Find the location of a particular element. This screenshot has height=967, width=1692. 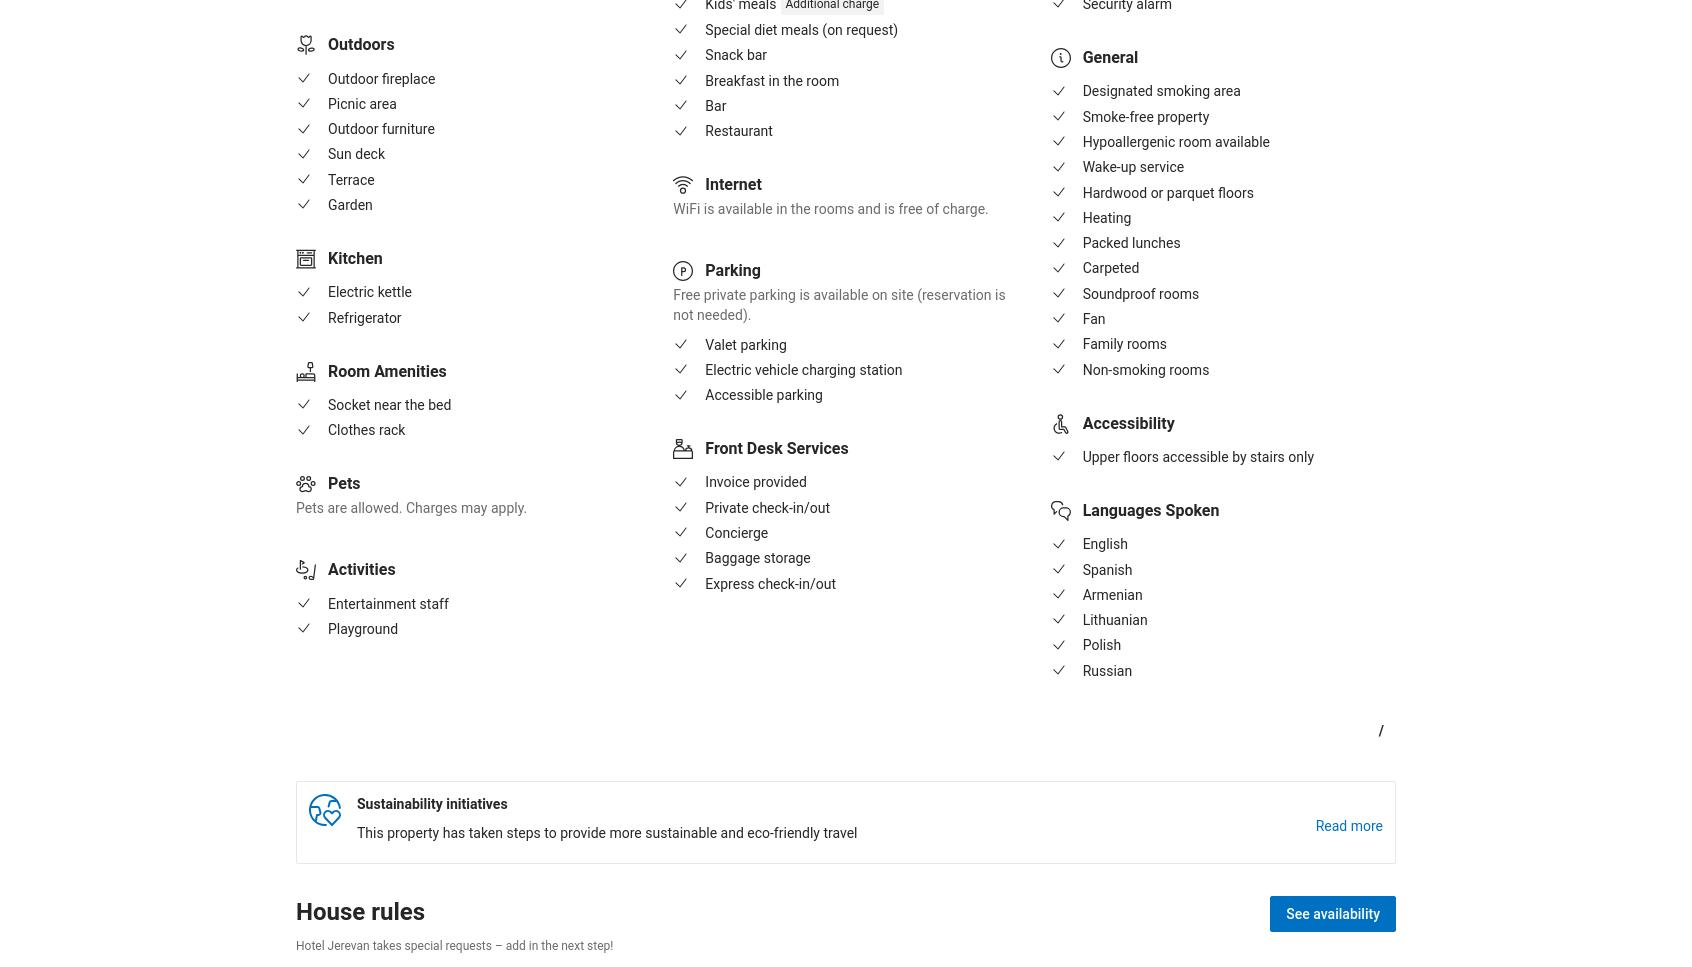

'Hardwood or parquet floors' is located at coordinates (1082, 191).